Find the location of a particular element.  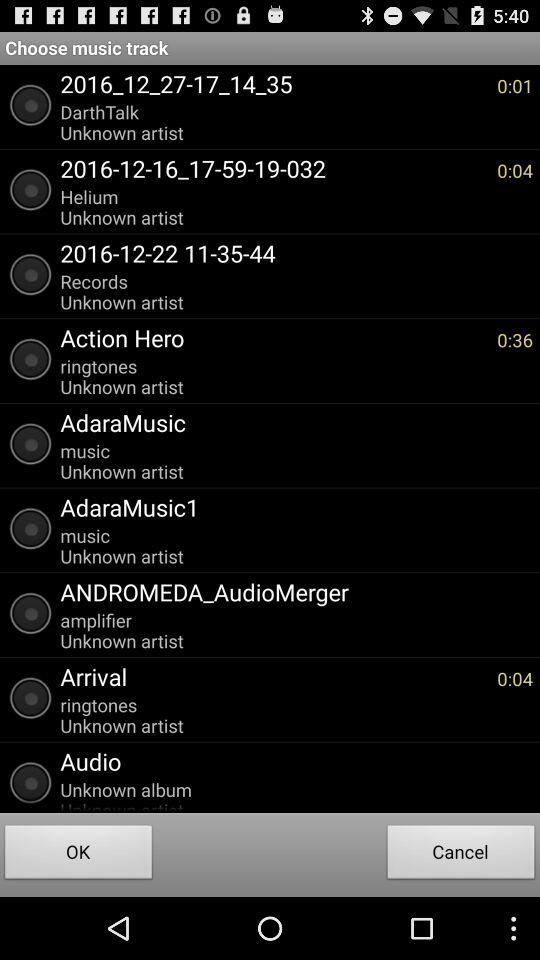

item above the amplifier is located at coordinates (290, 591).